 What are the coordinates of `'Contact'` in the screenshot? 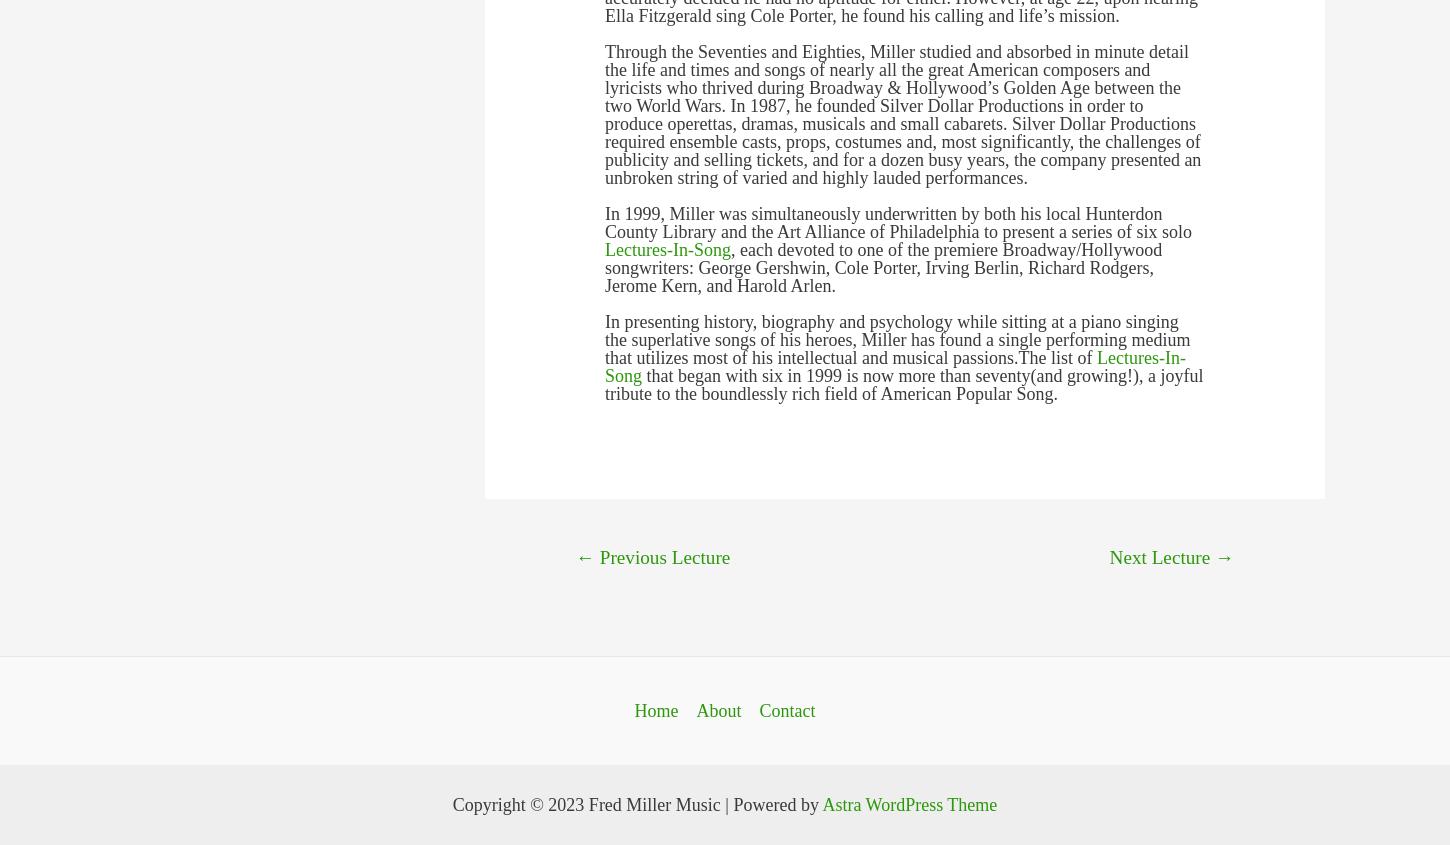 It's located at (787, 709).